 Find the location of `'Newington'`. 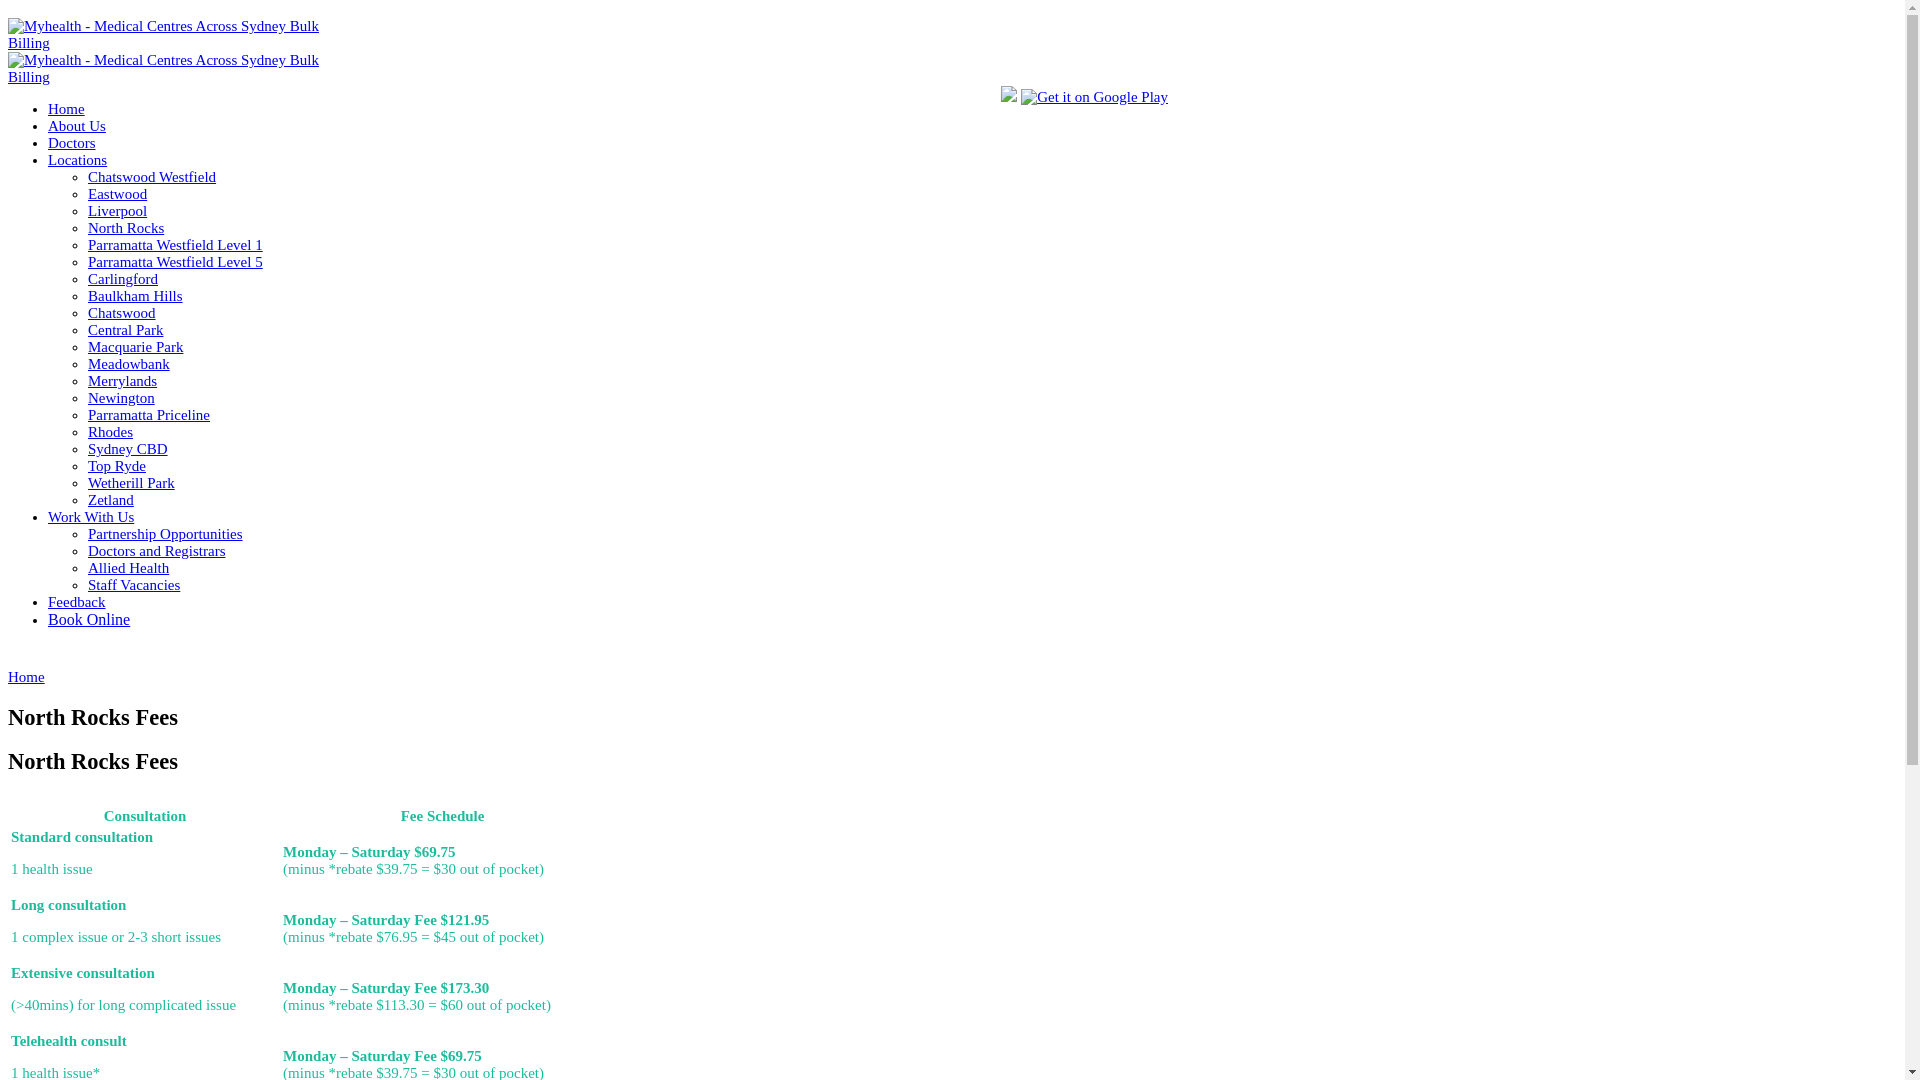

'Newington' is located at coordinates (120, 397).